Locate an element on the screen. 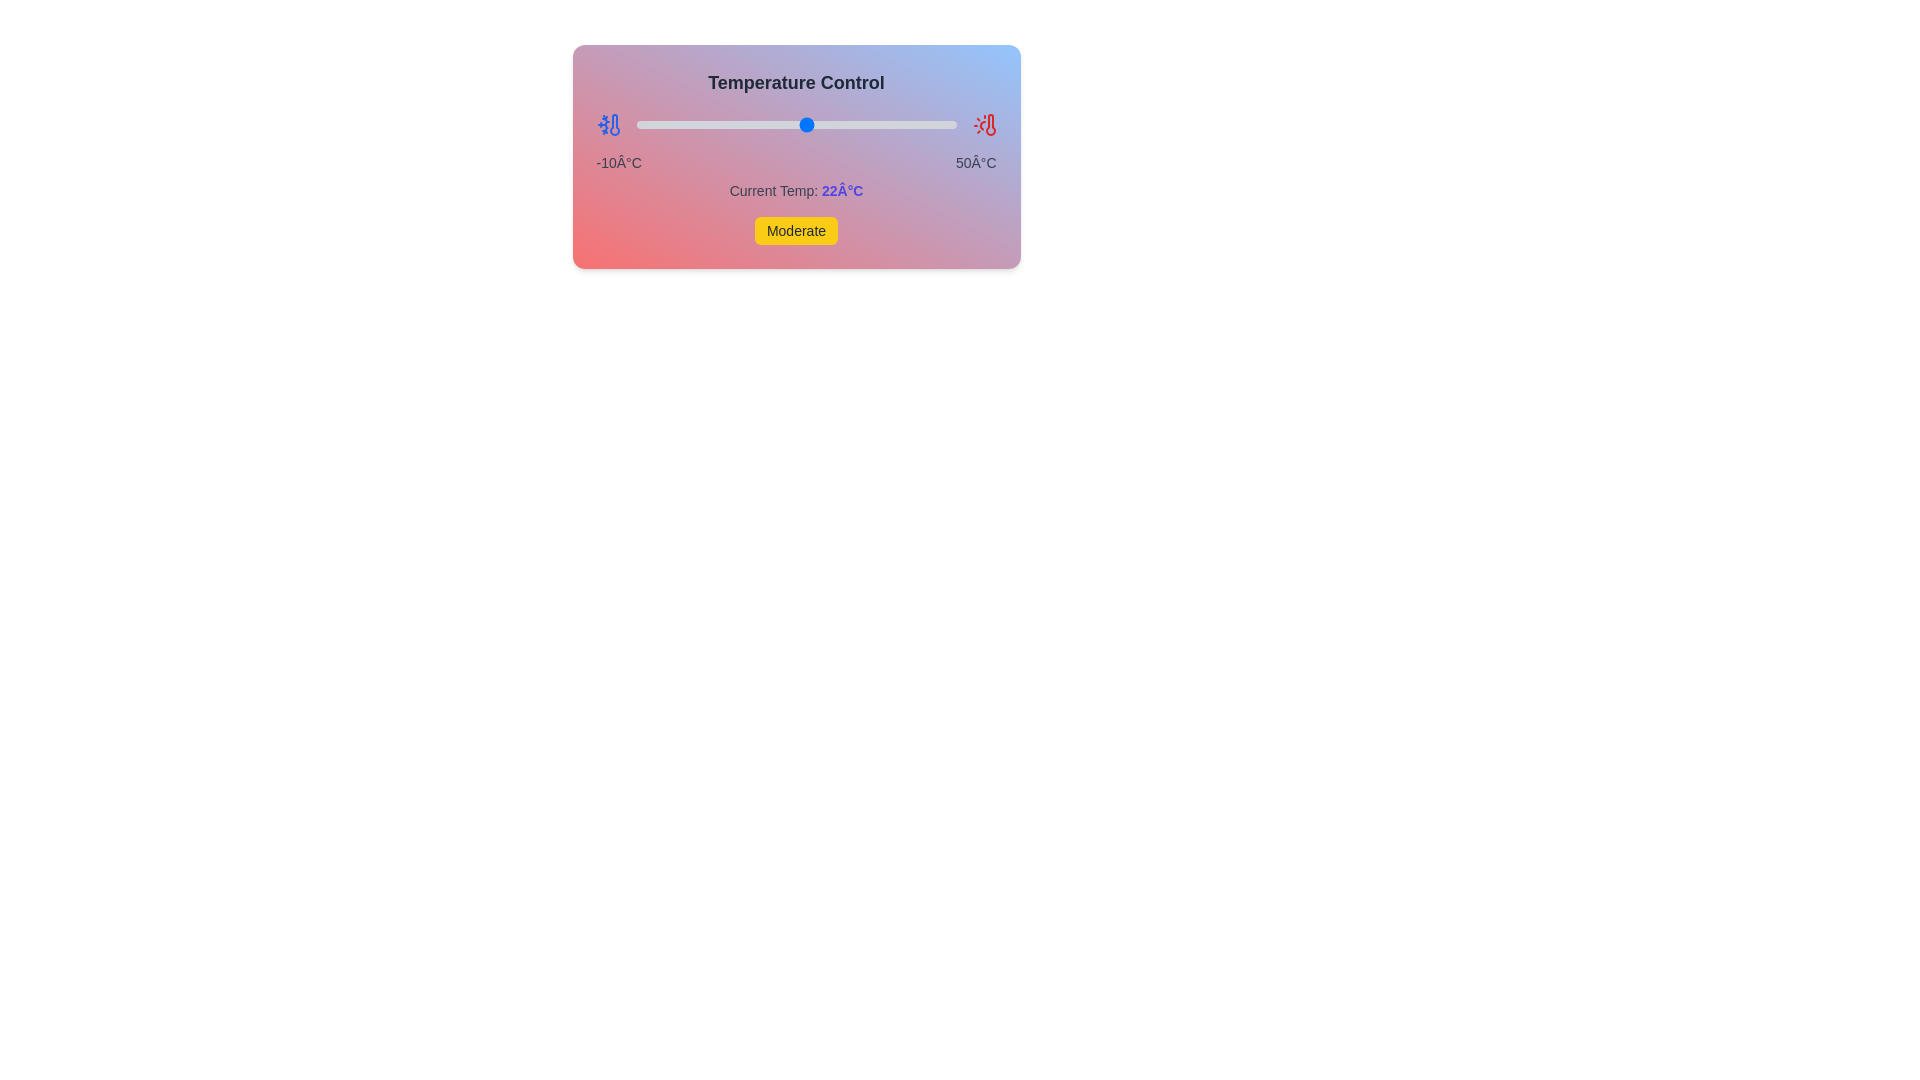  the temperature slider to -4°C is located at coordinates (668, 124).